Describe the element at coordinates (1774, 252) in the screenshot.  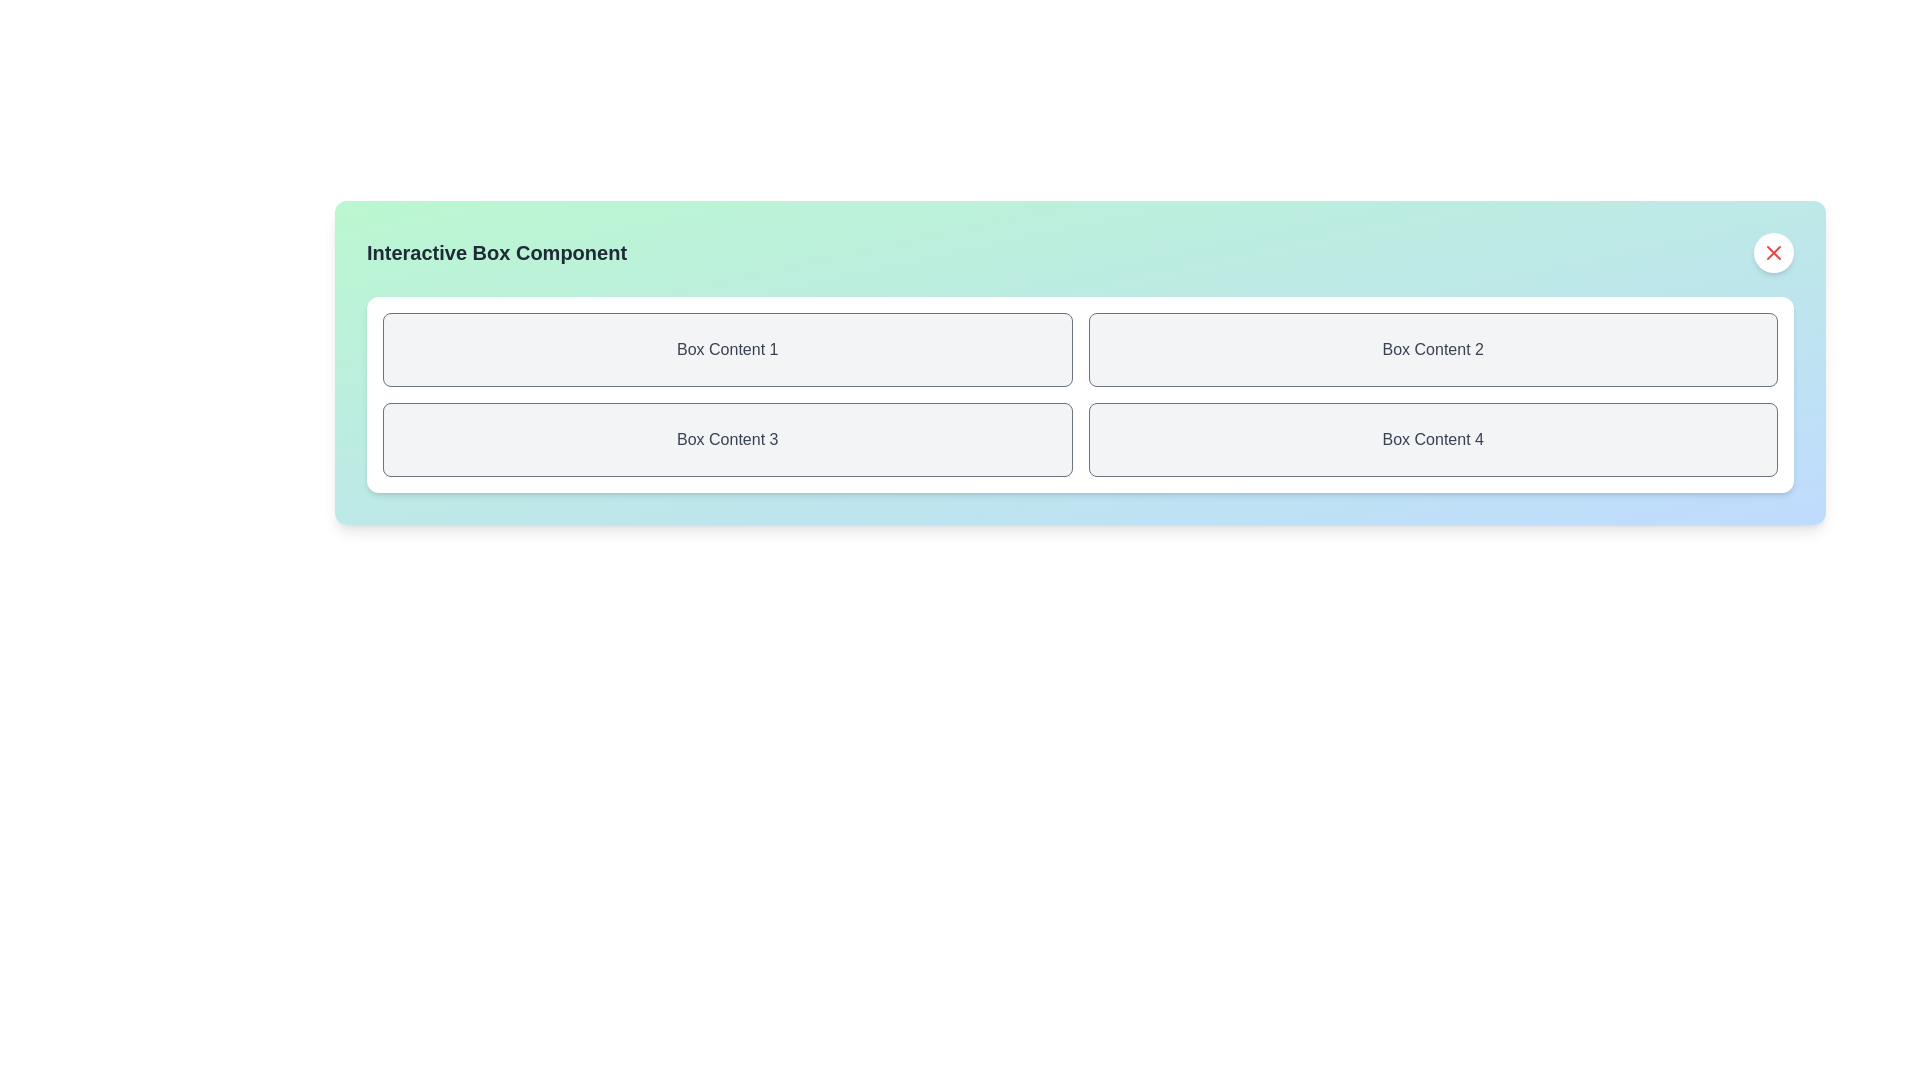
I see `the red cross icon button with a rounded white background located in the upper-right corner of the 'Interactive Box Component'` at that location.